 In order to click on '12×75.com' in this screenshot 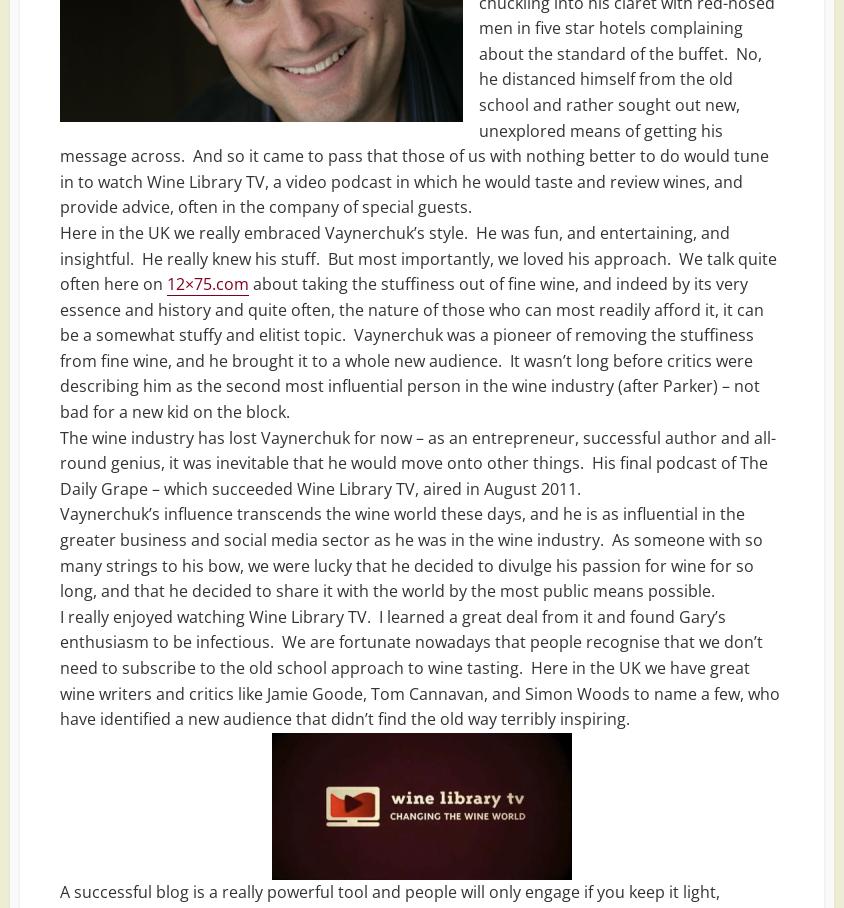, I will do `click(207, 284)`.